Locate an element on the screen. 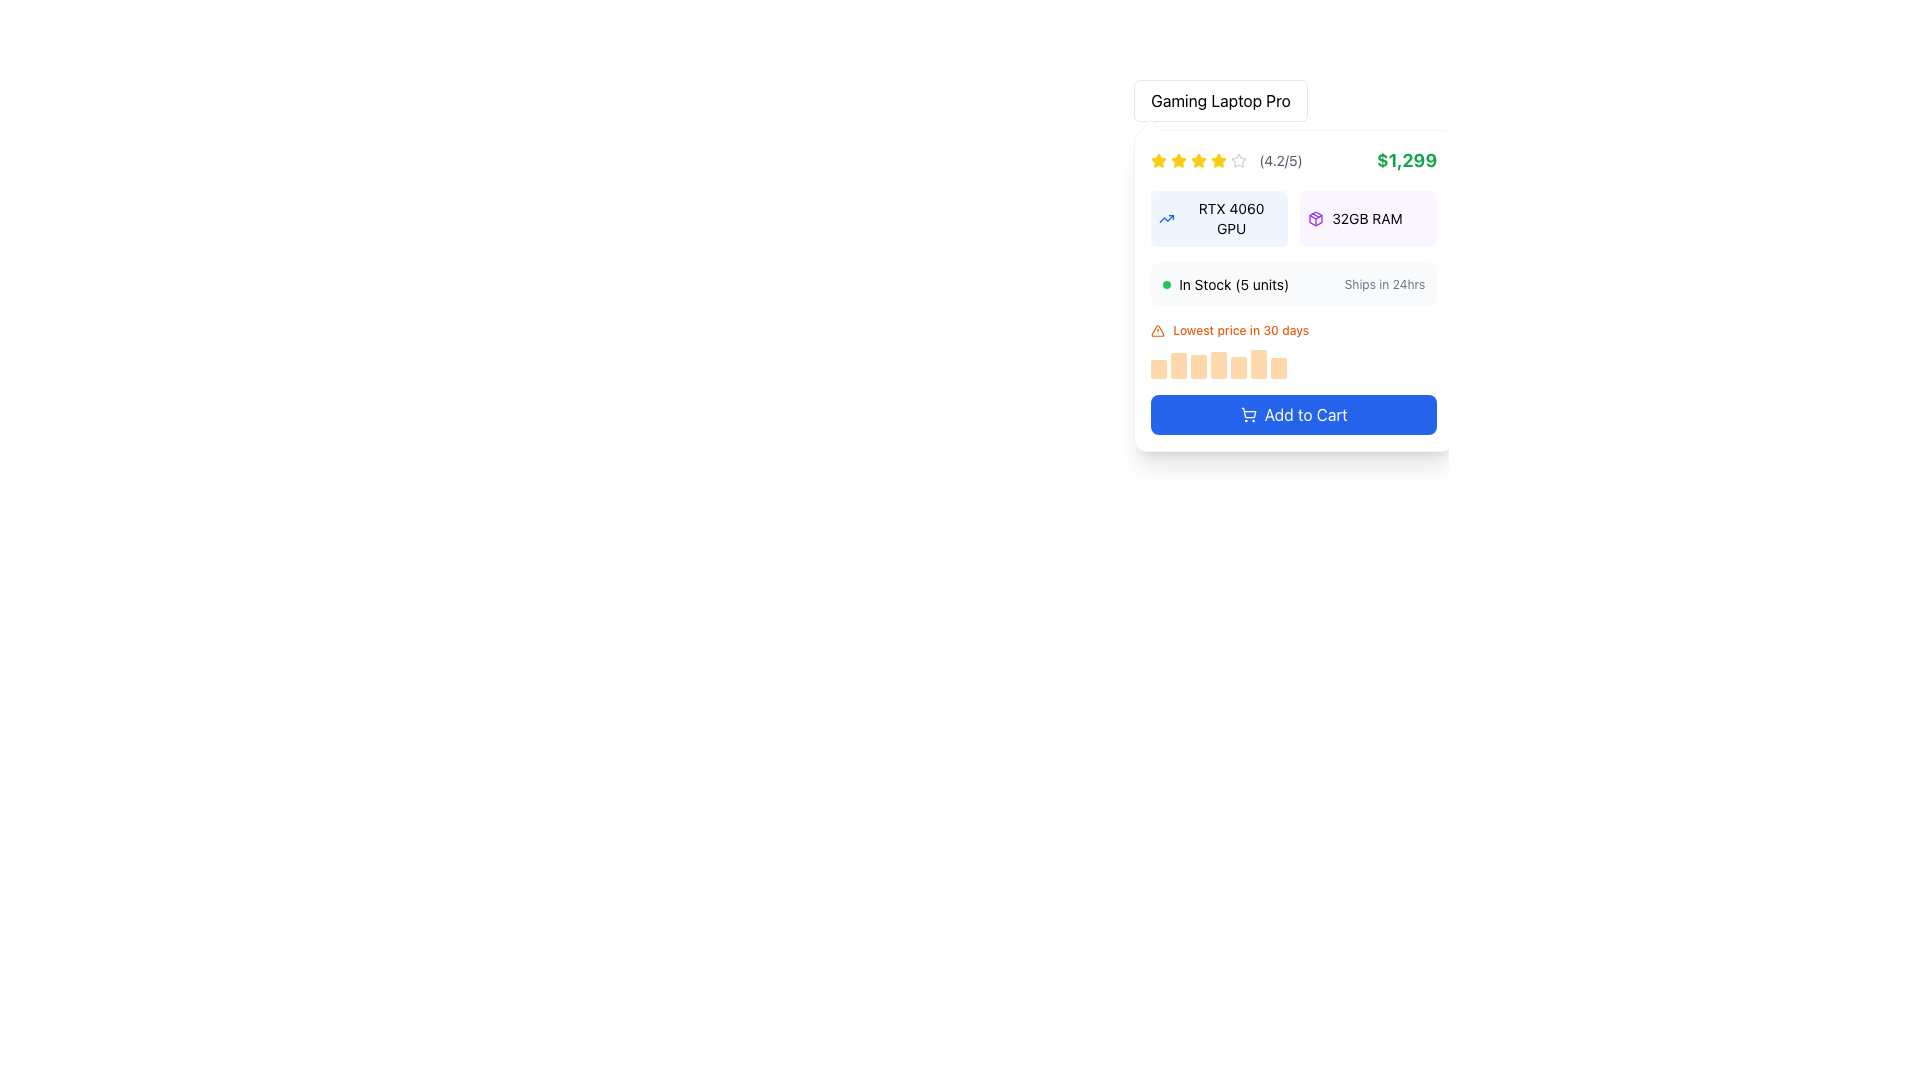 This screenshot has height=1080, width=1920. the fifth star icon in the 5-star rating system, which is styled with a yellow fill and represents a rating component is located at coordinates (1218, 160).